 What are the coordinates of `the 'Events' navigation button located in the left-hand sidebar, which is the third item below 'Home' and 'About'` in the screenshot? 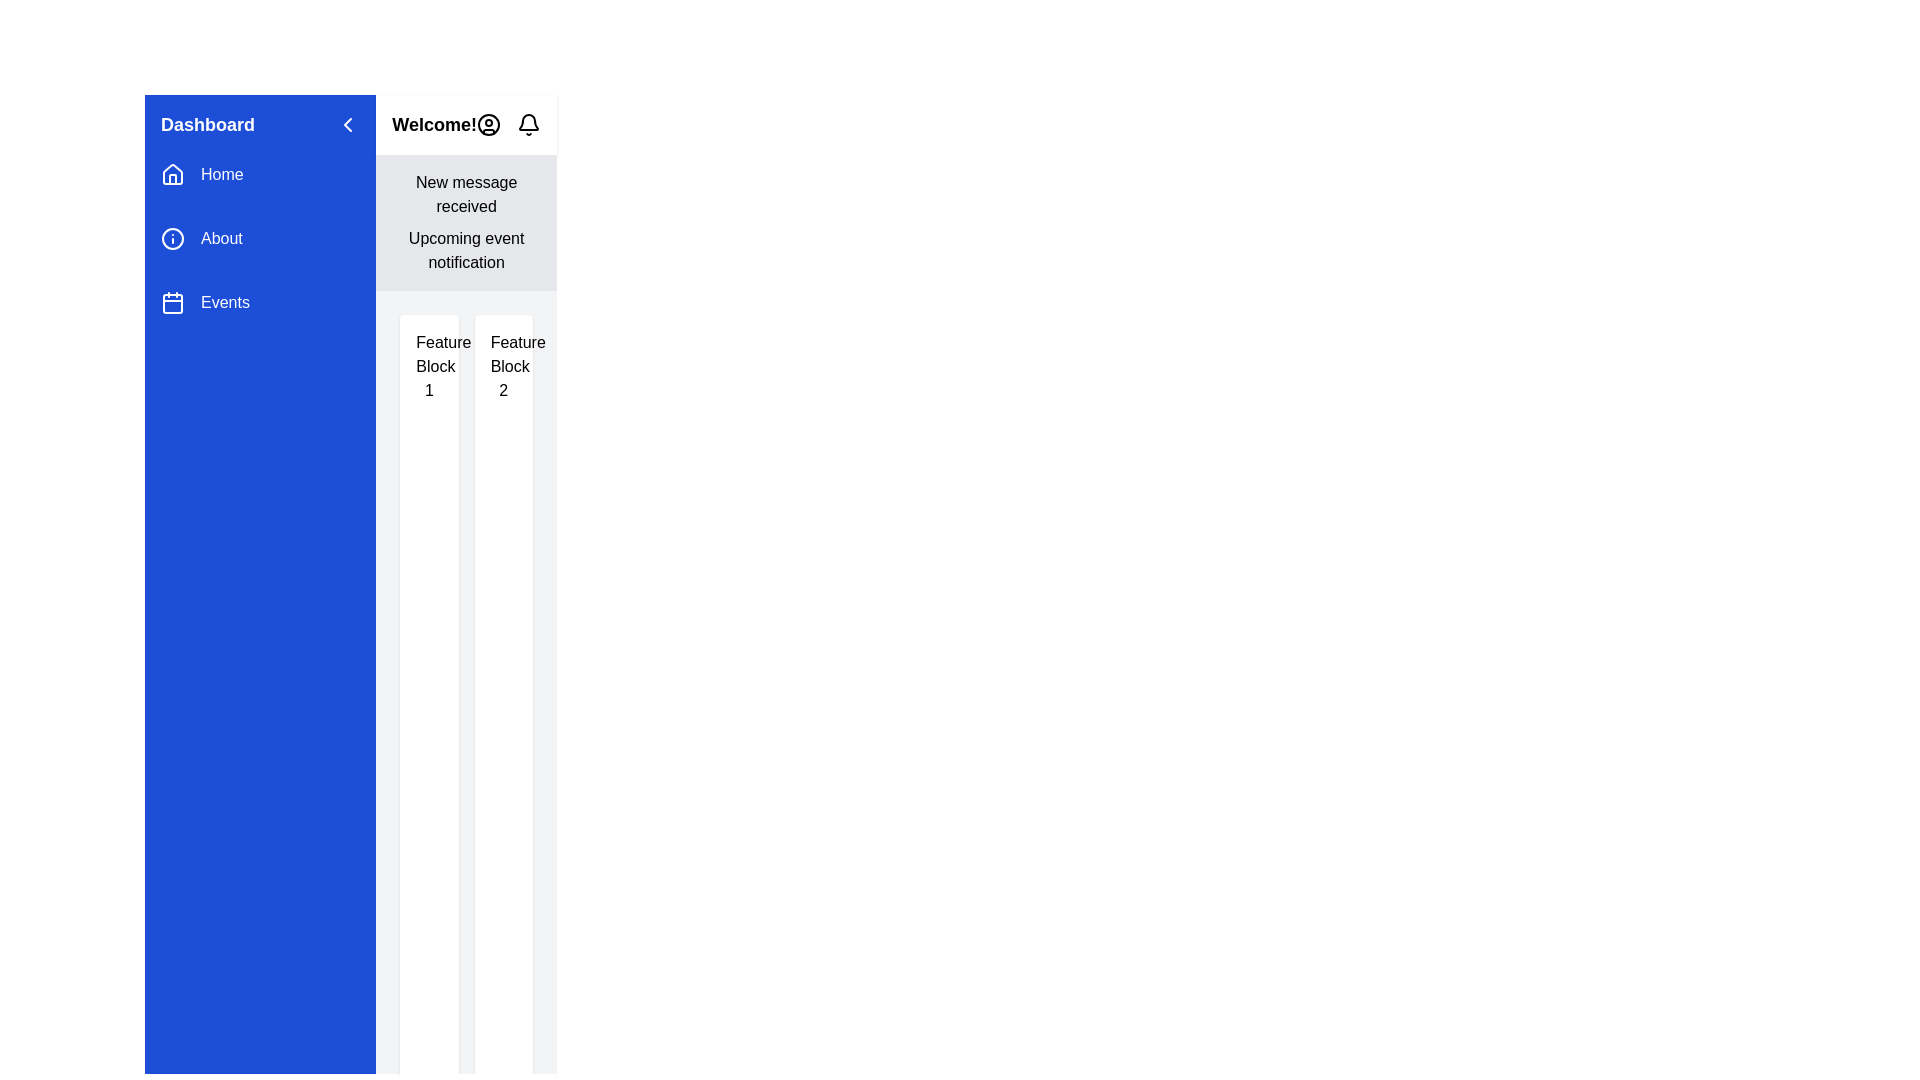 It's located at (259, 303).